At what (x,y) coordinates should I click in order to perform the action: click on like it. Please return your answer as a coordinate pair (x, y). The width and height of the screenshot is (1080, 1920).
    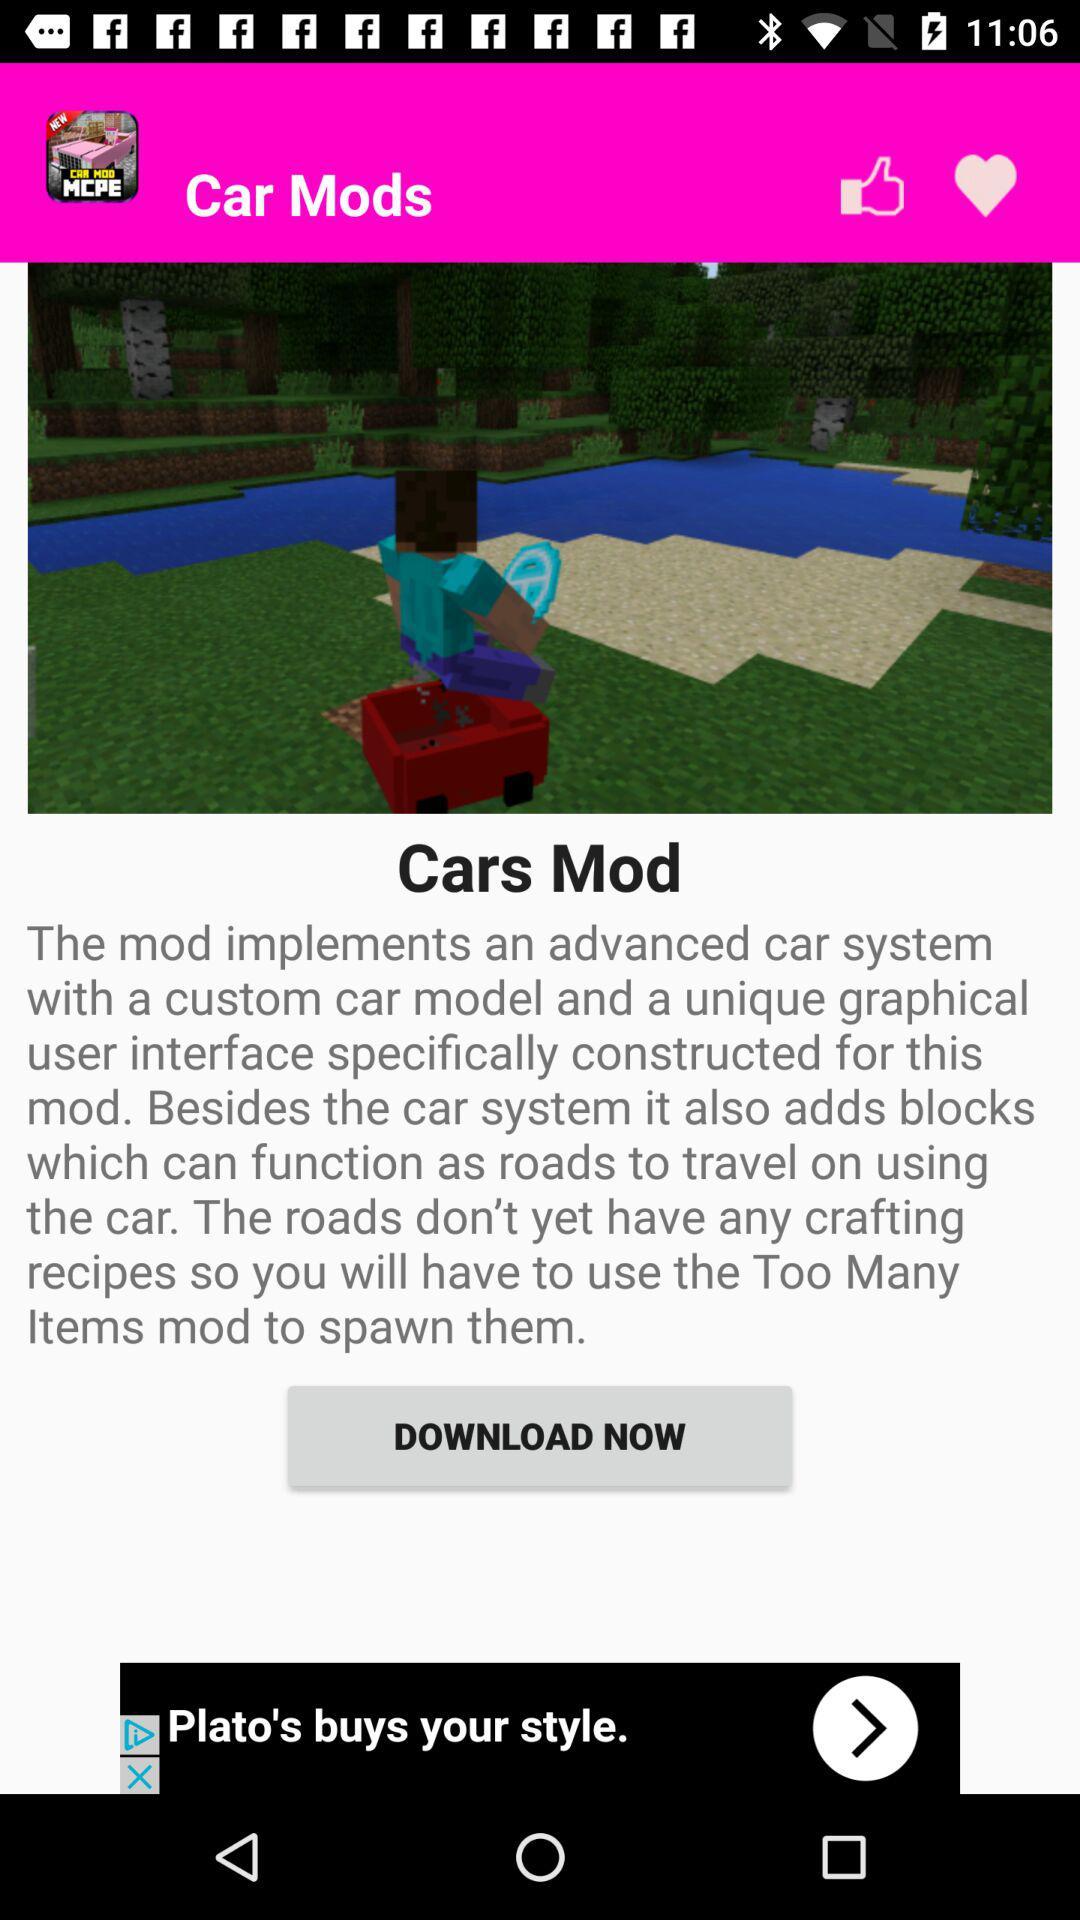
    Looking at the image, I should click on (984, 186).